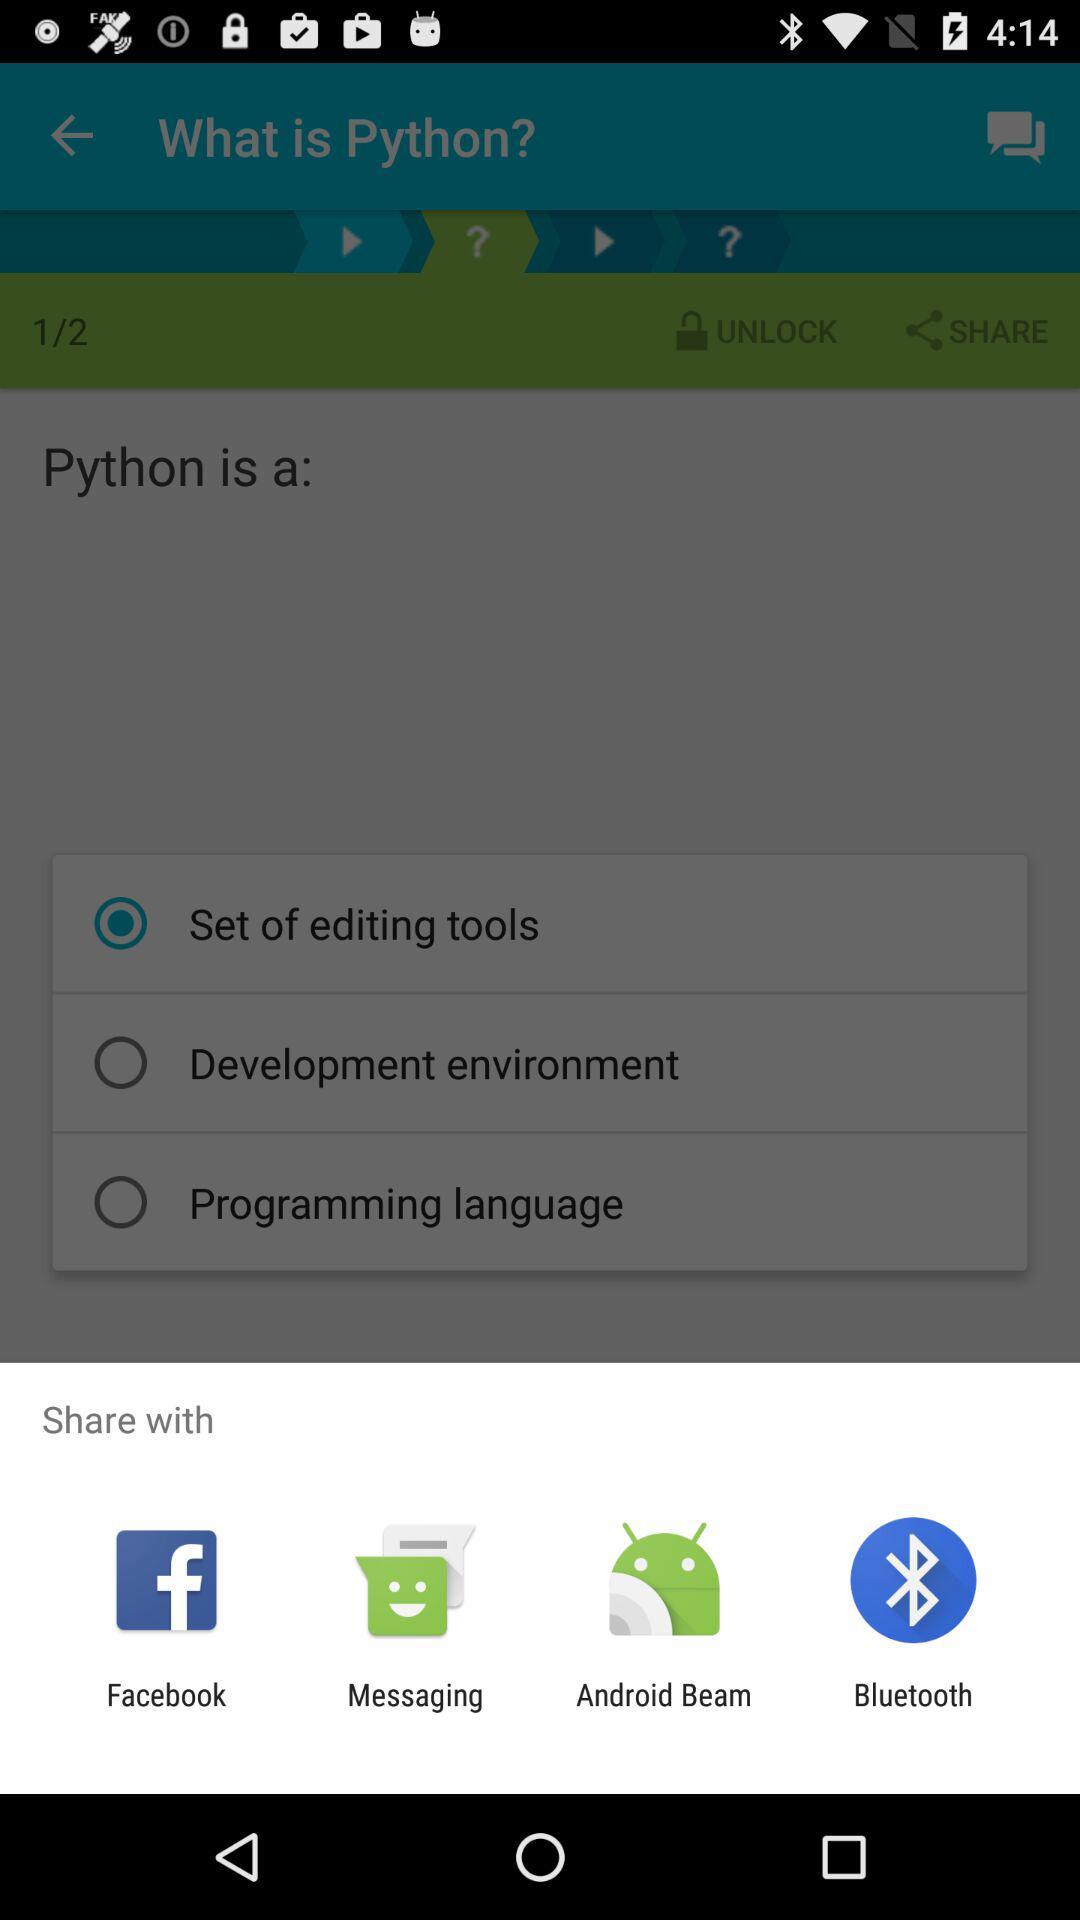 This screenshot has height=1920, width=1080. What do you see at coordinates (414, 1711) in the screenshot?
I see `the item next to facebook` at bounding box center [414, 1711].